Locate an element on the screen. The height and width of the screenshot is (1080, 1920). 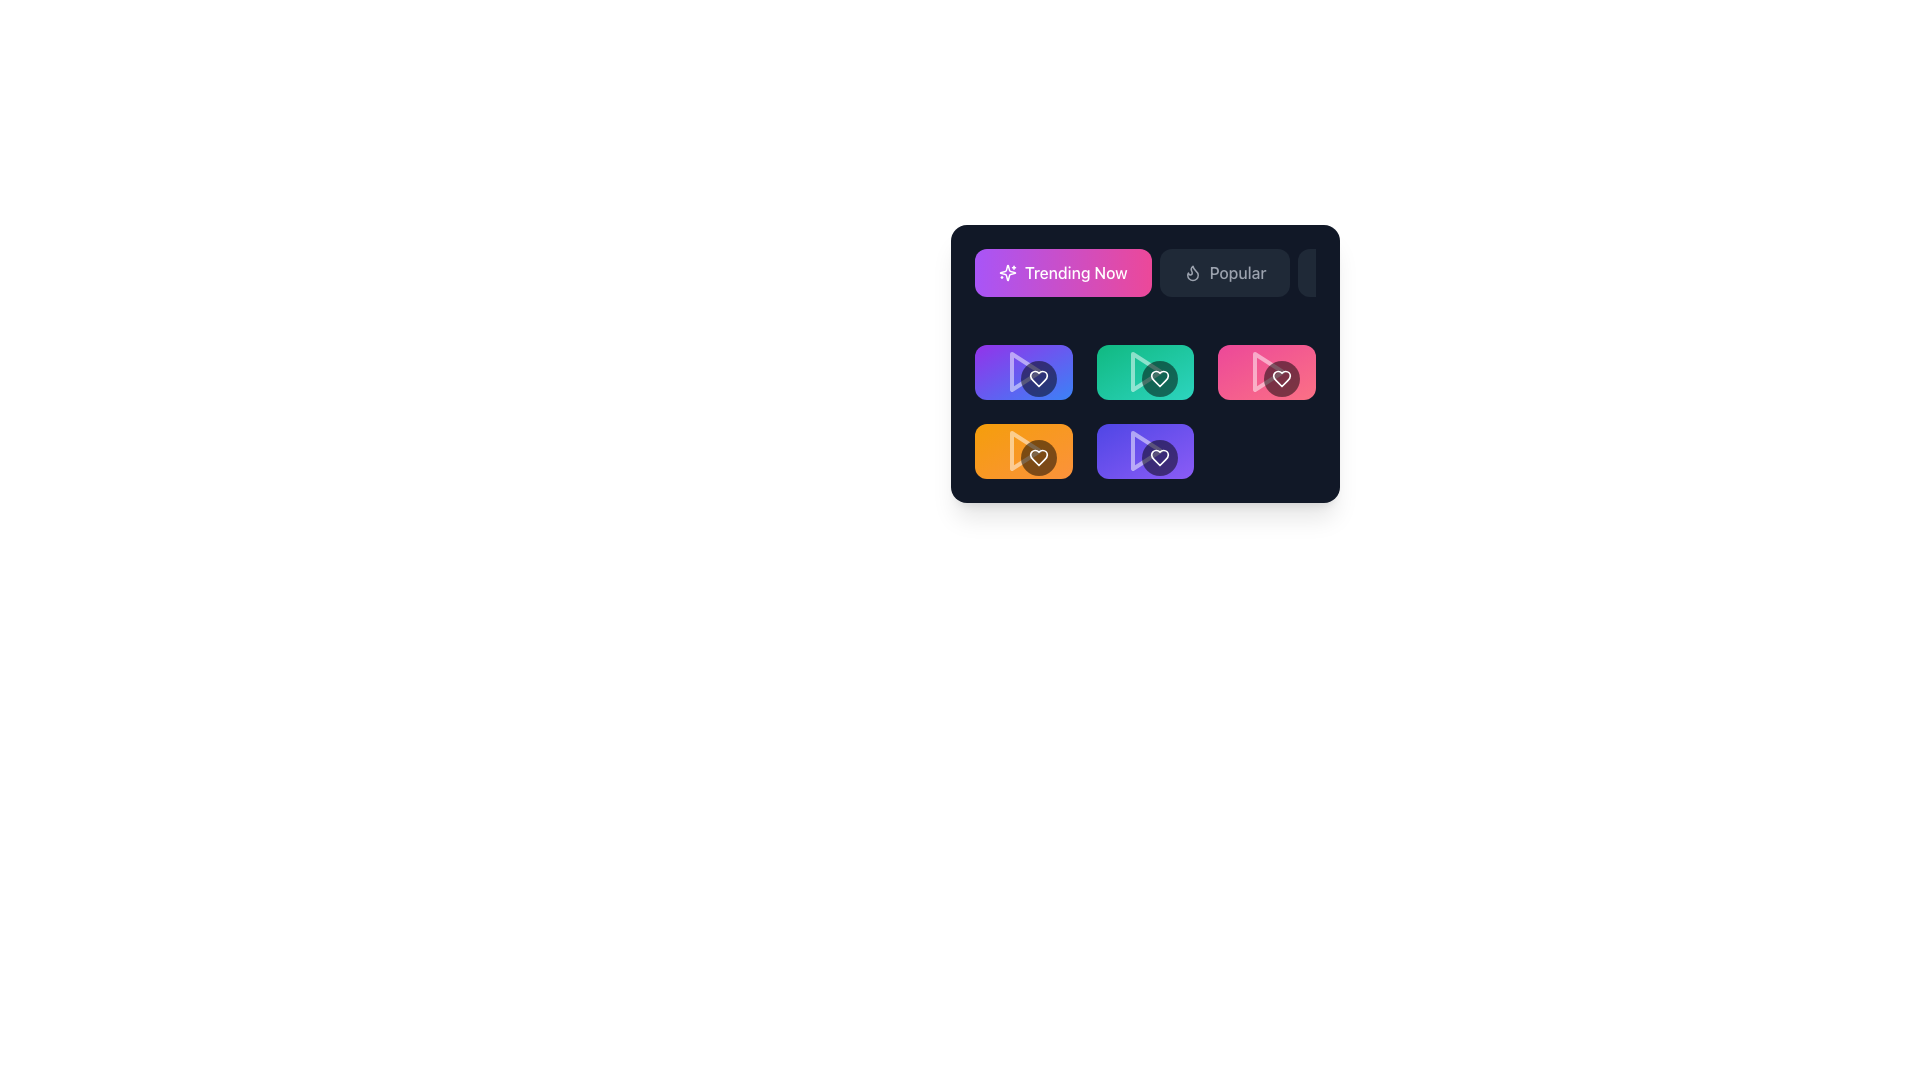
the heart icon on the green rectangular grid item in the second row, middle column to like or favorite is located at coordinates (1145, 363).